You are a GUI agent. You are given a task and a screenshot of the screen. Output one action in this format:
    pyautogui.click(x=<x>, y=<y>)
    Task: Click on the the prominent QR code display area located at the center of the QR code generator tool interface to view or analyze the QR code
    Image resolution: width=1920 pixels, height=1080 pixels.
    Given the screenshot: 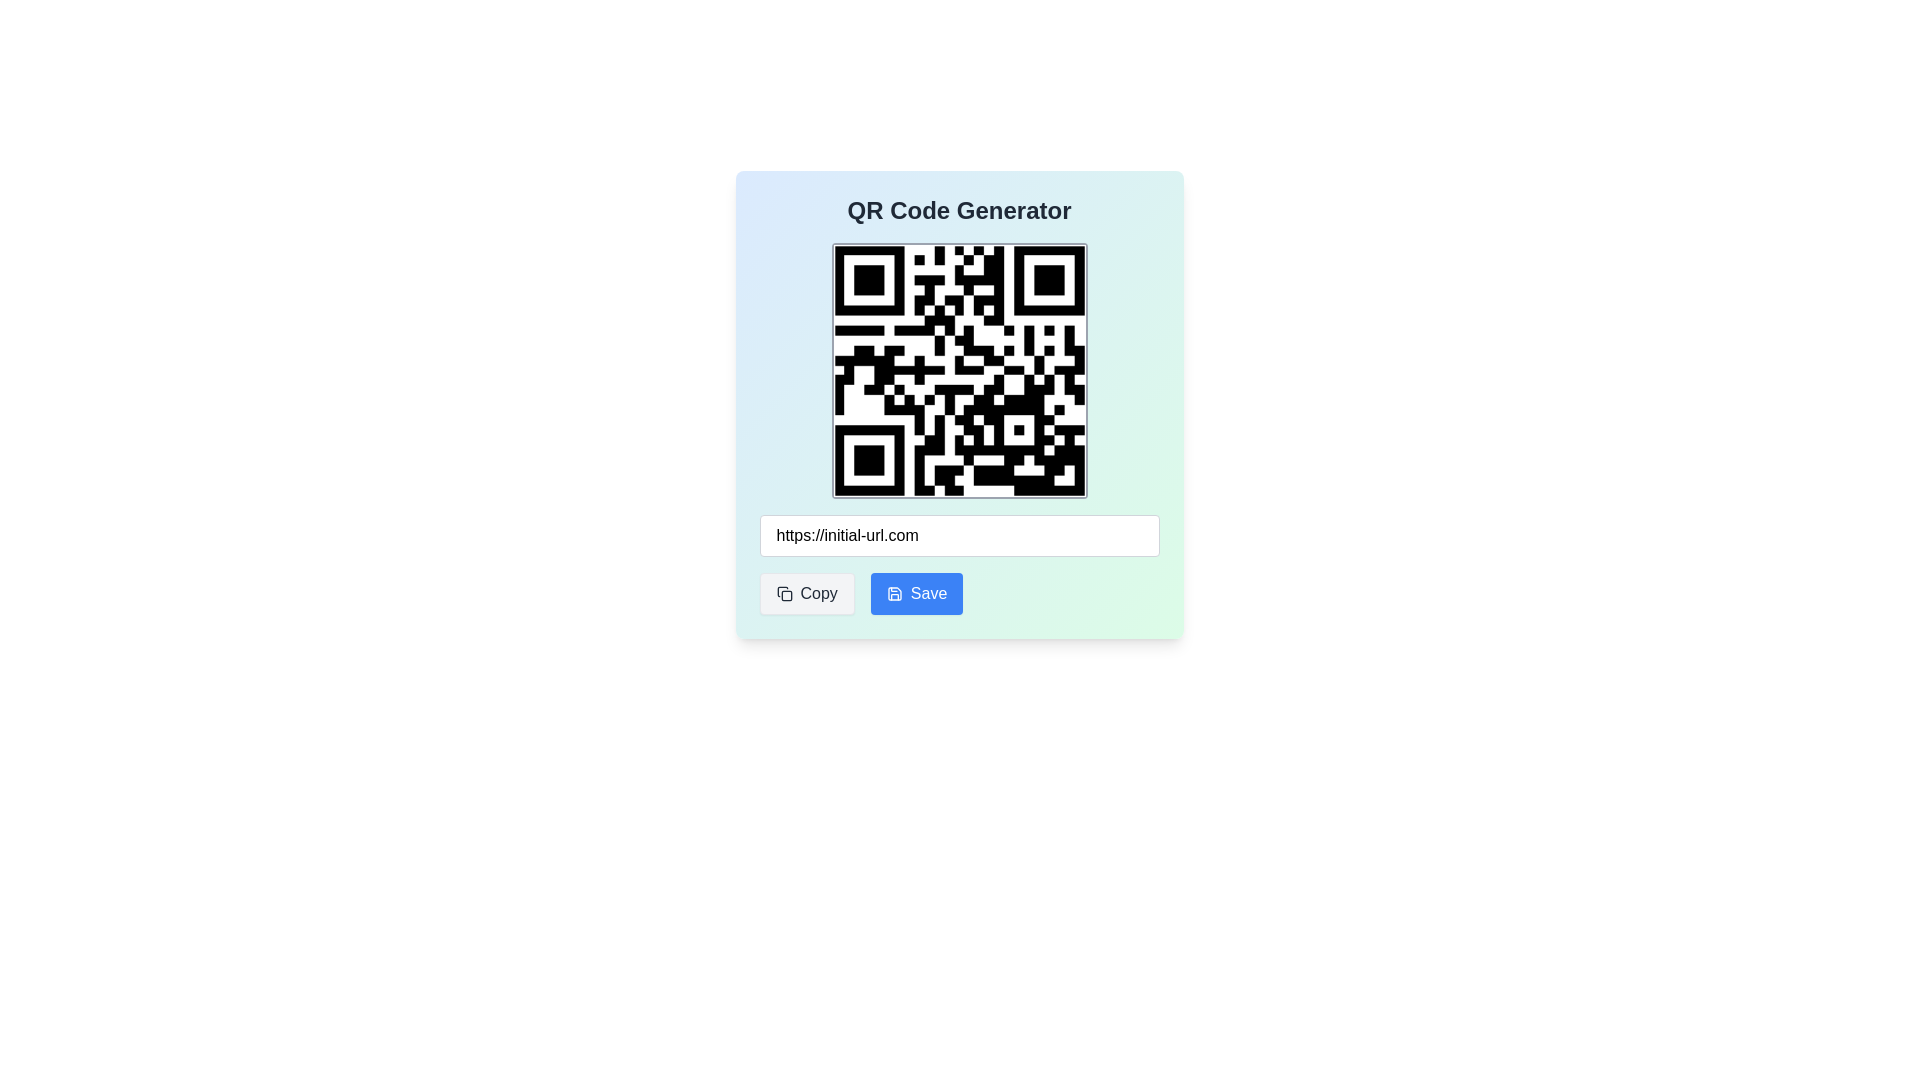 What is the action you would take?
    pyautogui.click(x=958, y=405)
    